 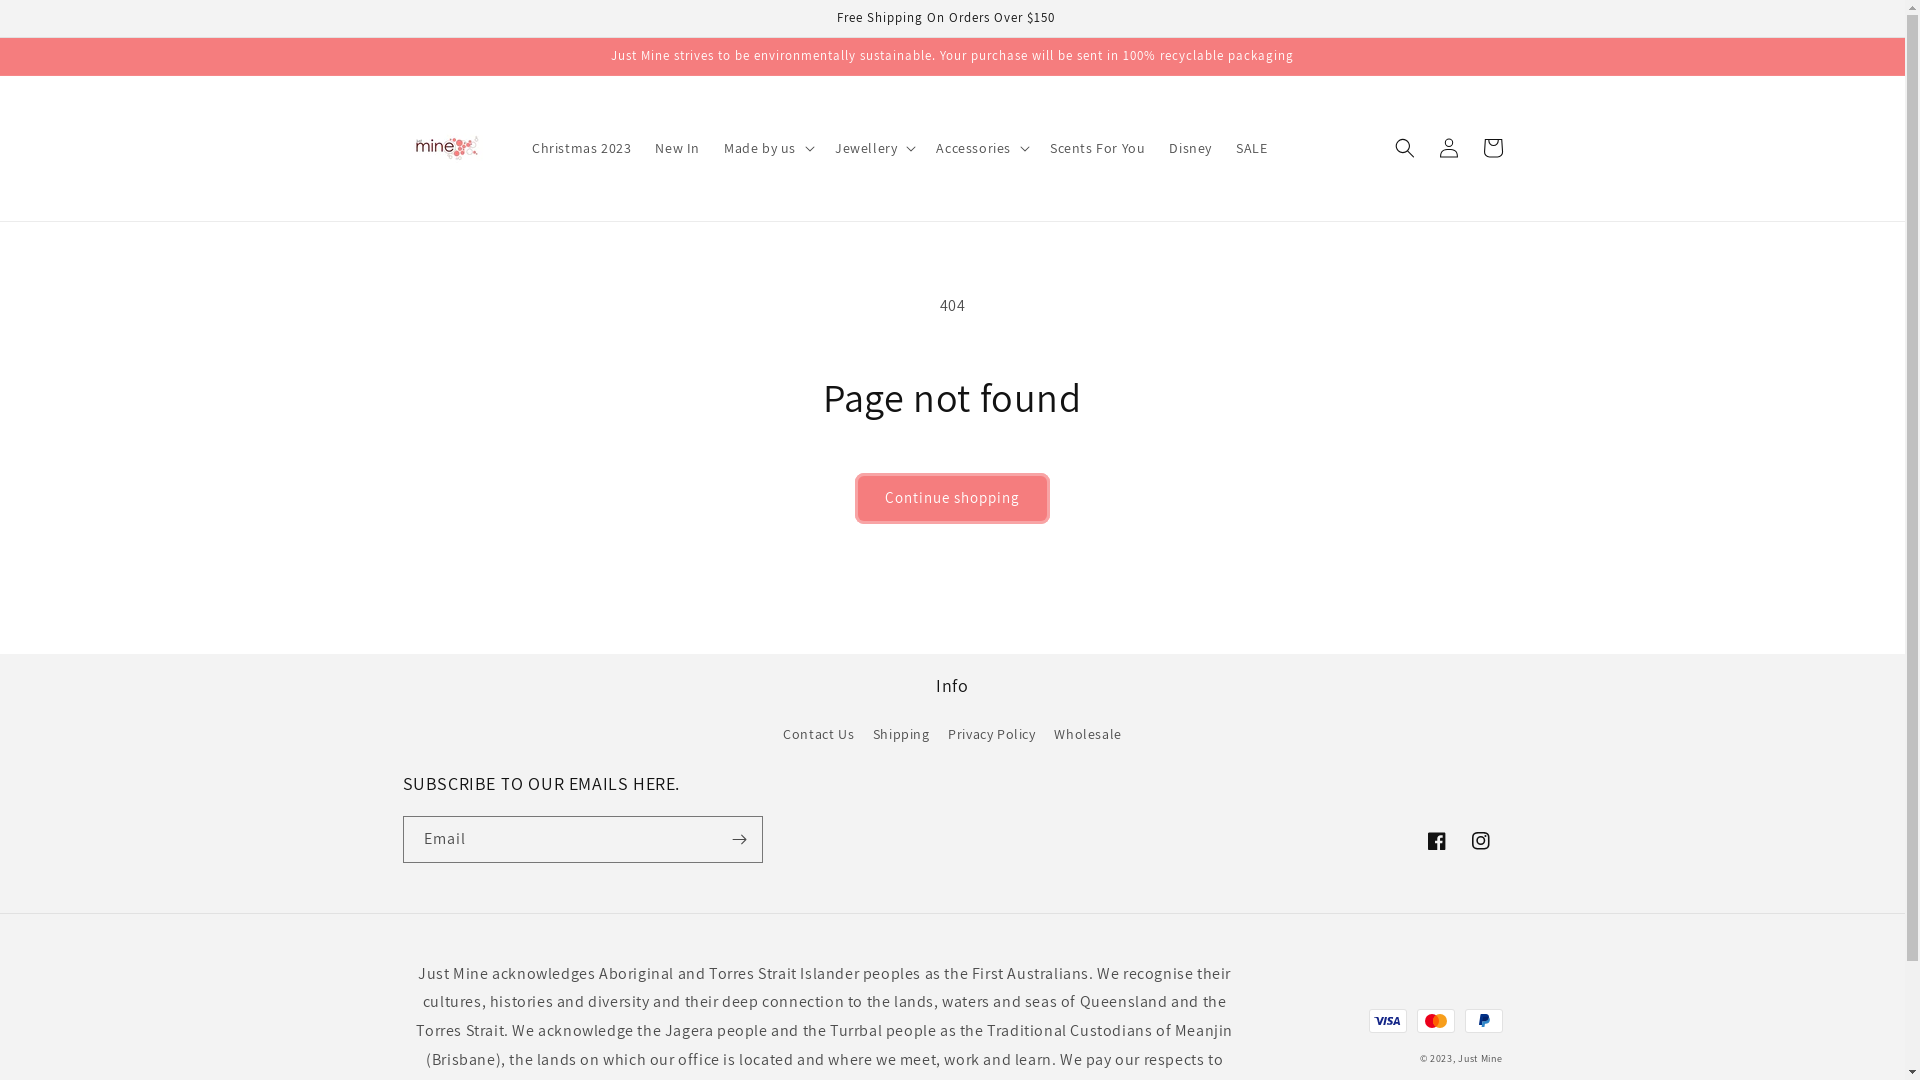 I want to click on 'Privacy Policy', so click(x=991, y=734).